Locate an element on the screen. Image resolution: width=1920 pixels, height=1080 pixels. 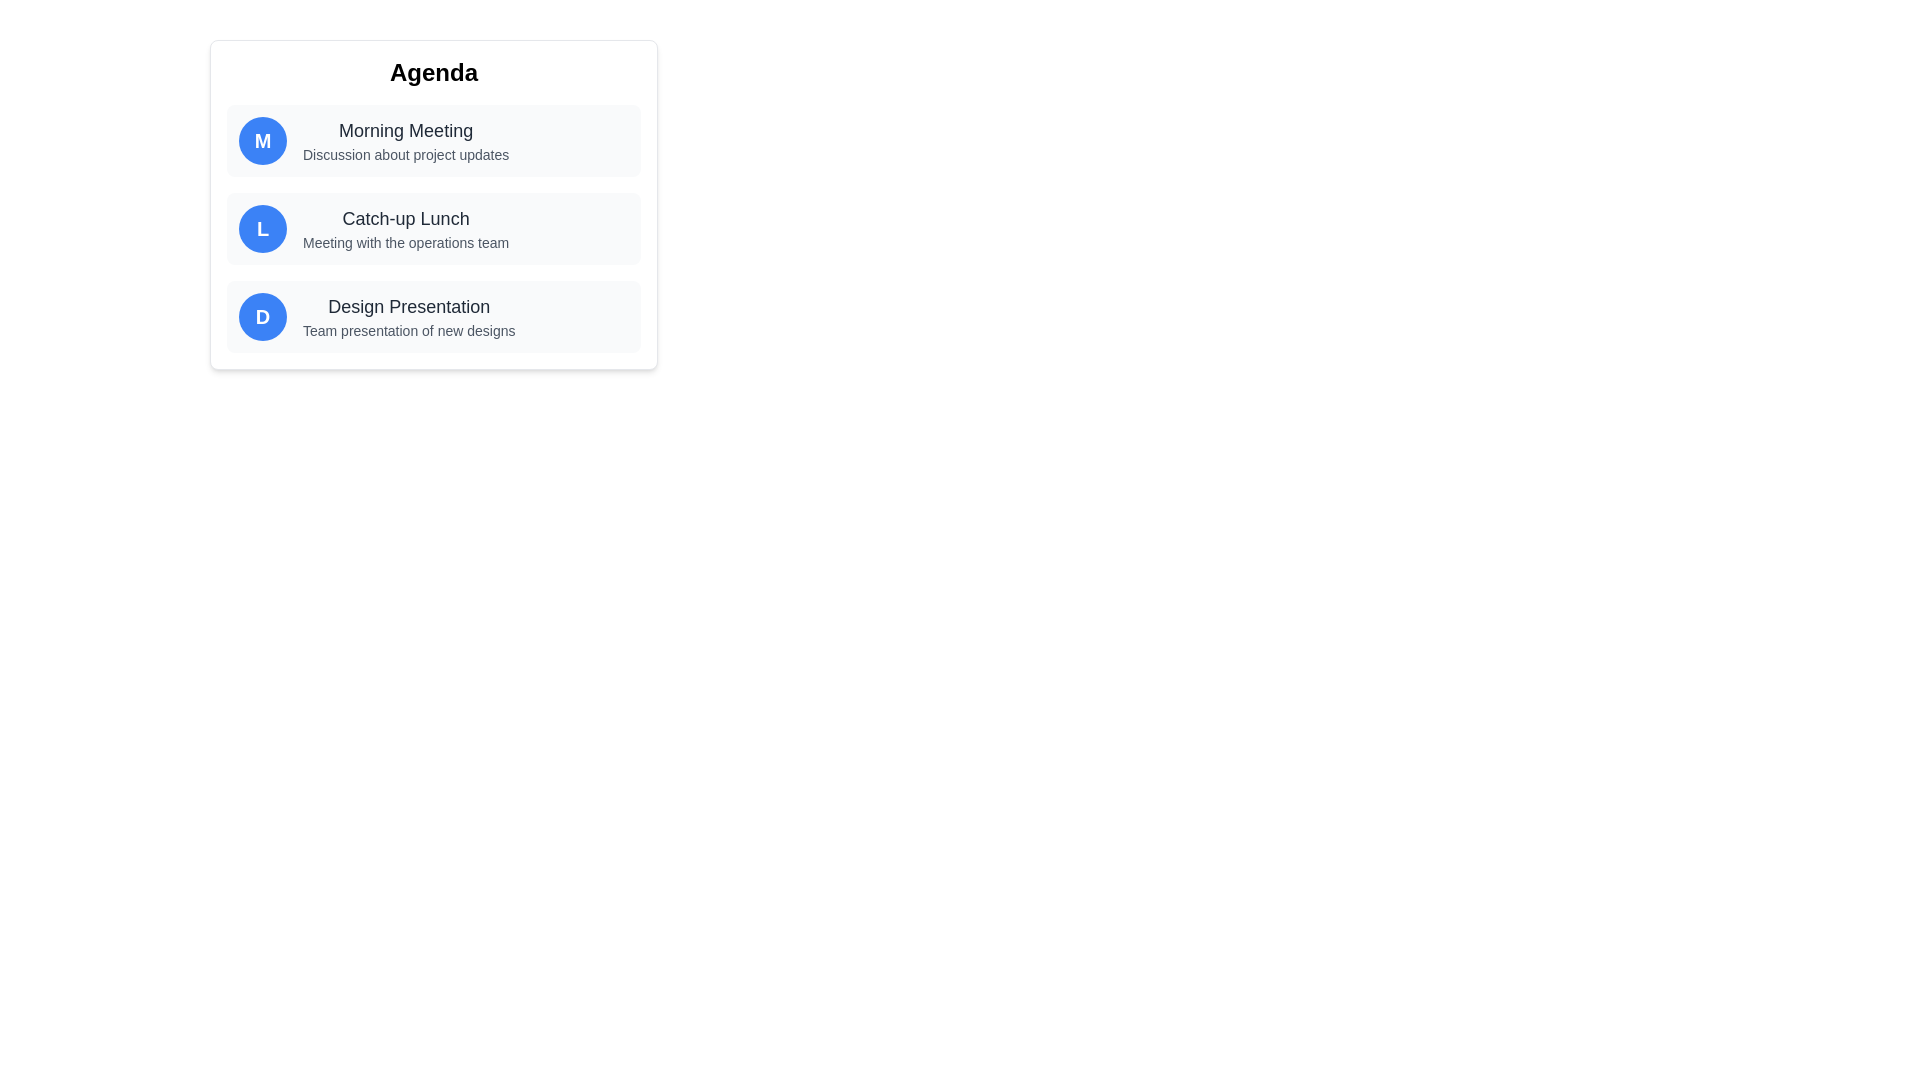
the second agenda item in the vertically stacked list, which consists of a blue circular icon with a letter, a bold title, and a description in lighter text, located below the title 'Agenda' and above the 'Design Presentation' segment is located at coordinates (432, 227).